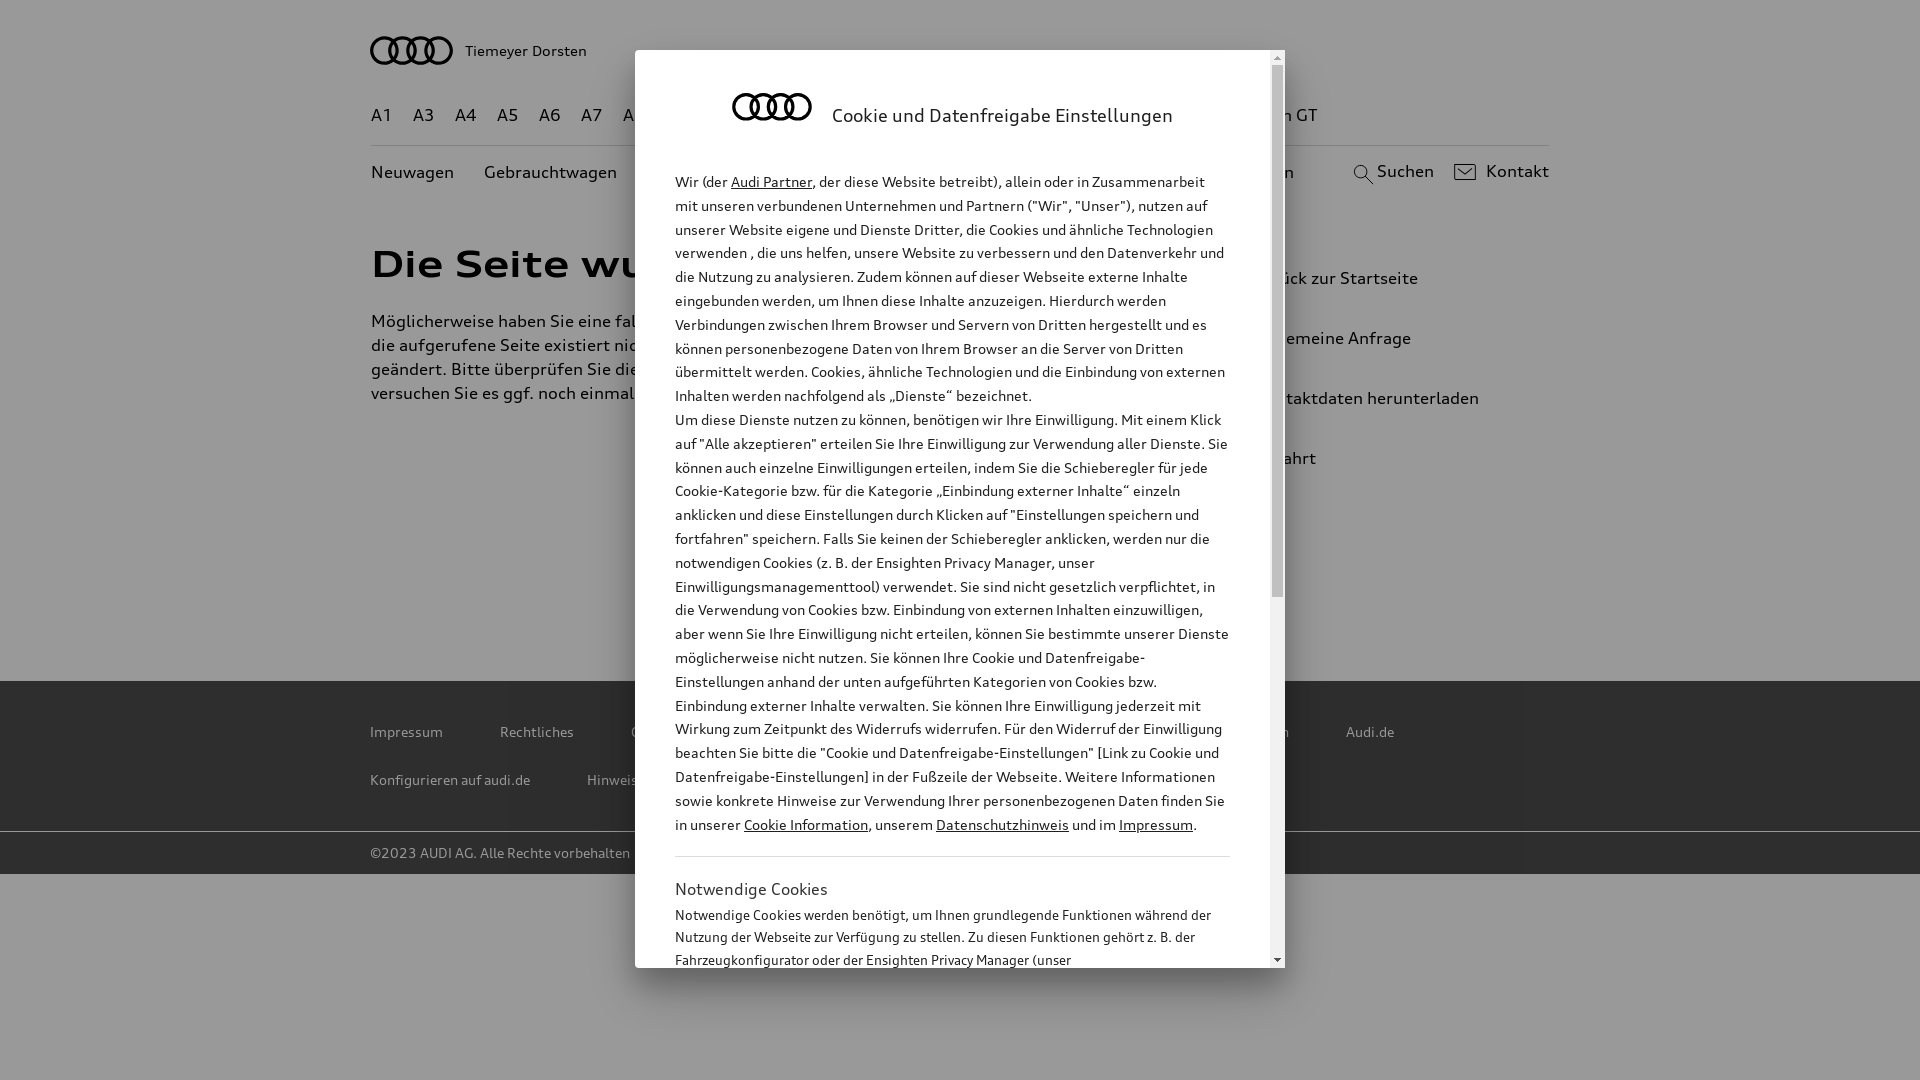 This screenshot has width=1920, height=1080. Describe the element at coordinates (935, 824) in the screenshot. I see `'Datenschutzhinweis'` at that location.